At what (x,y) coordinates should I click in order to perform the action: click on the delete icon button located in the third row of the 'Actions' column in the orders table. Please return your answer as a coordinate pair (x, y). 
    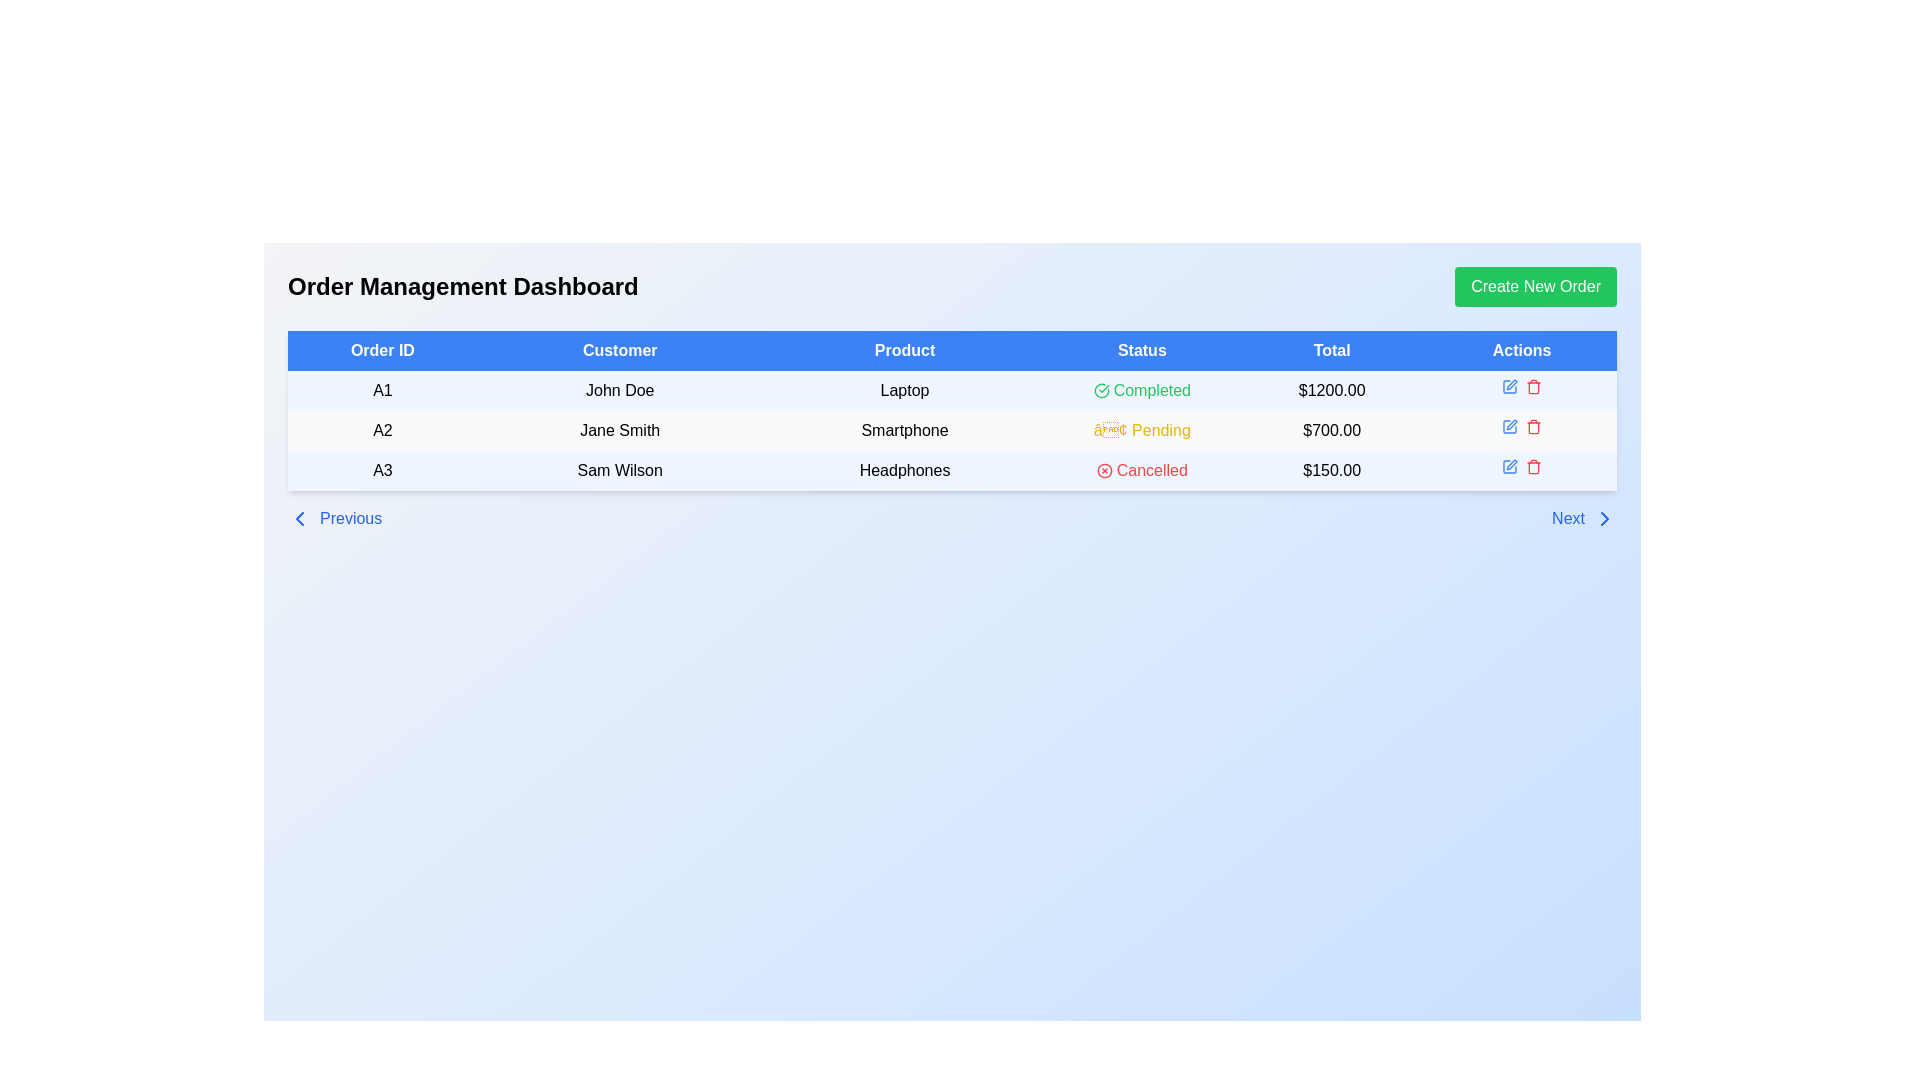
    Looking at the image, I should click on (1533, 386).